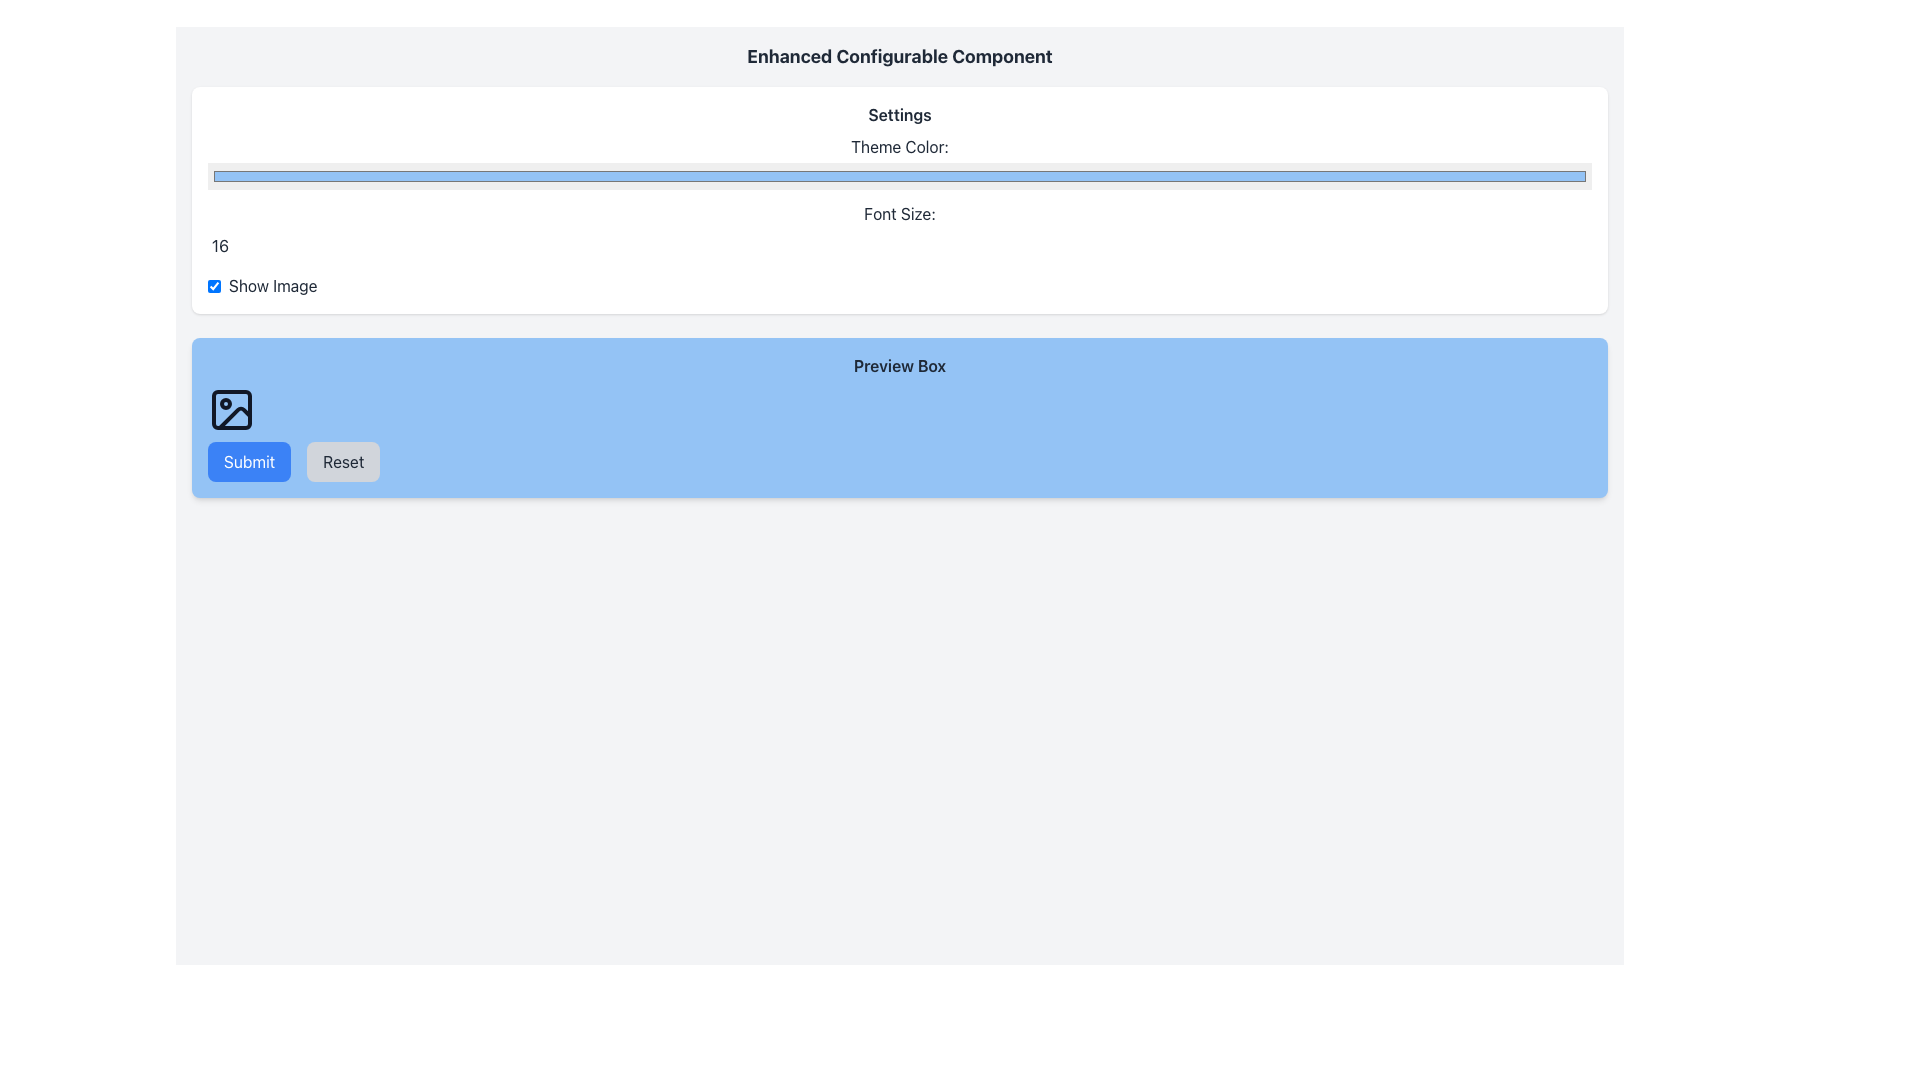 Image resolution: width=1920 pixels, height=1080 pixels. Describe the element at coordinates (214, 285) in the screenshot. I see `the checkbox labeled 'Show Image' in the Settings section` at that location.